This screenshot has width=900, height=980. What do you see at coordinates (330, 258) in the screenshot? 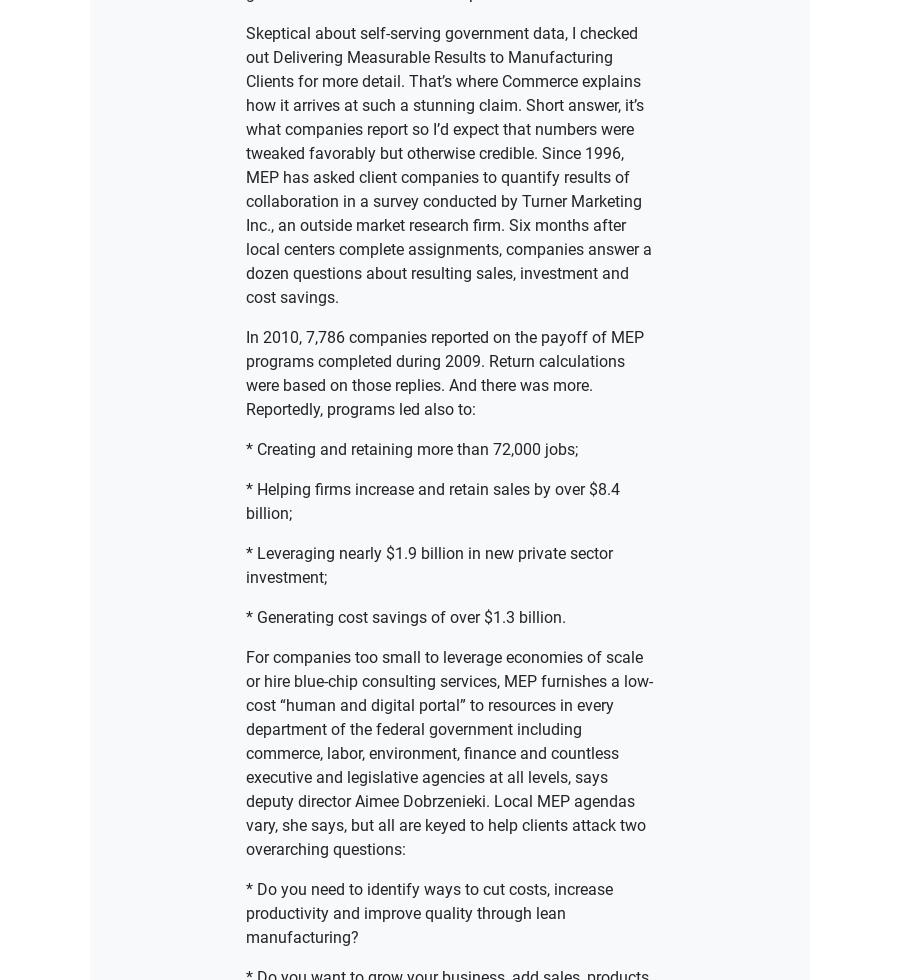
I see `'© 2022'` at bounding box center [330, 258].